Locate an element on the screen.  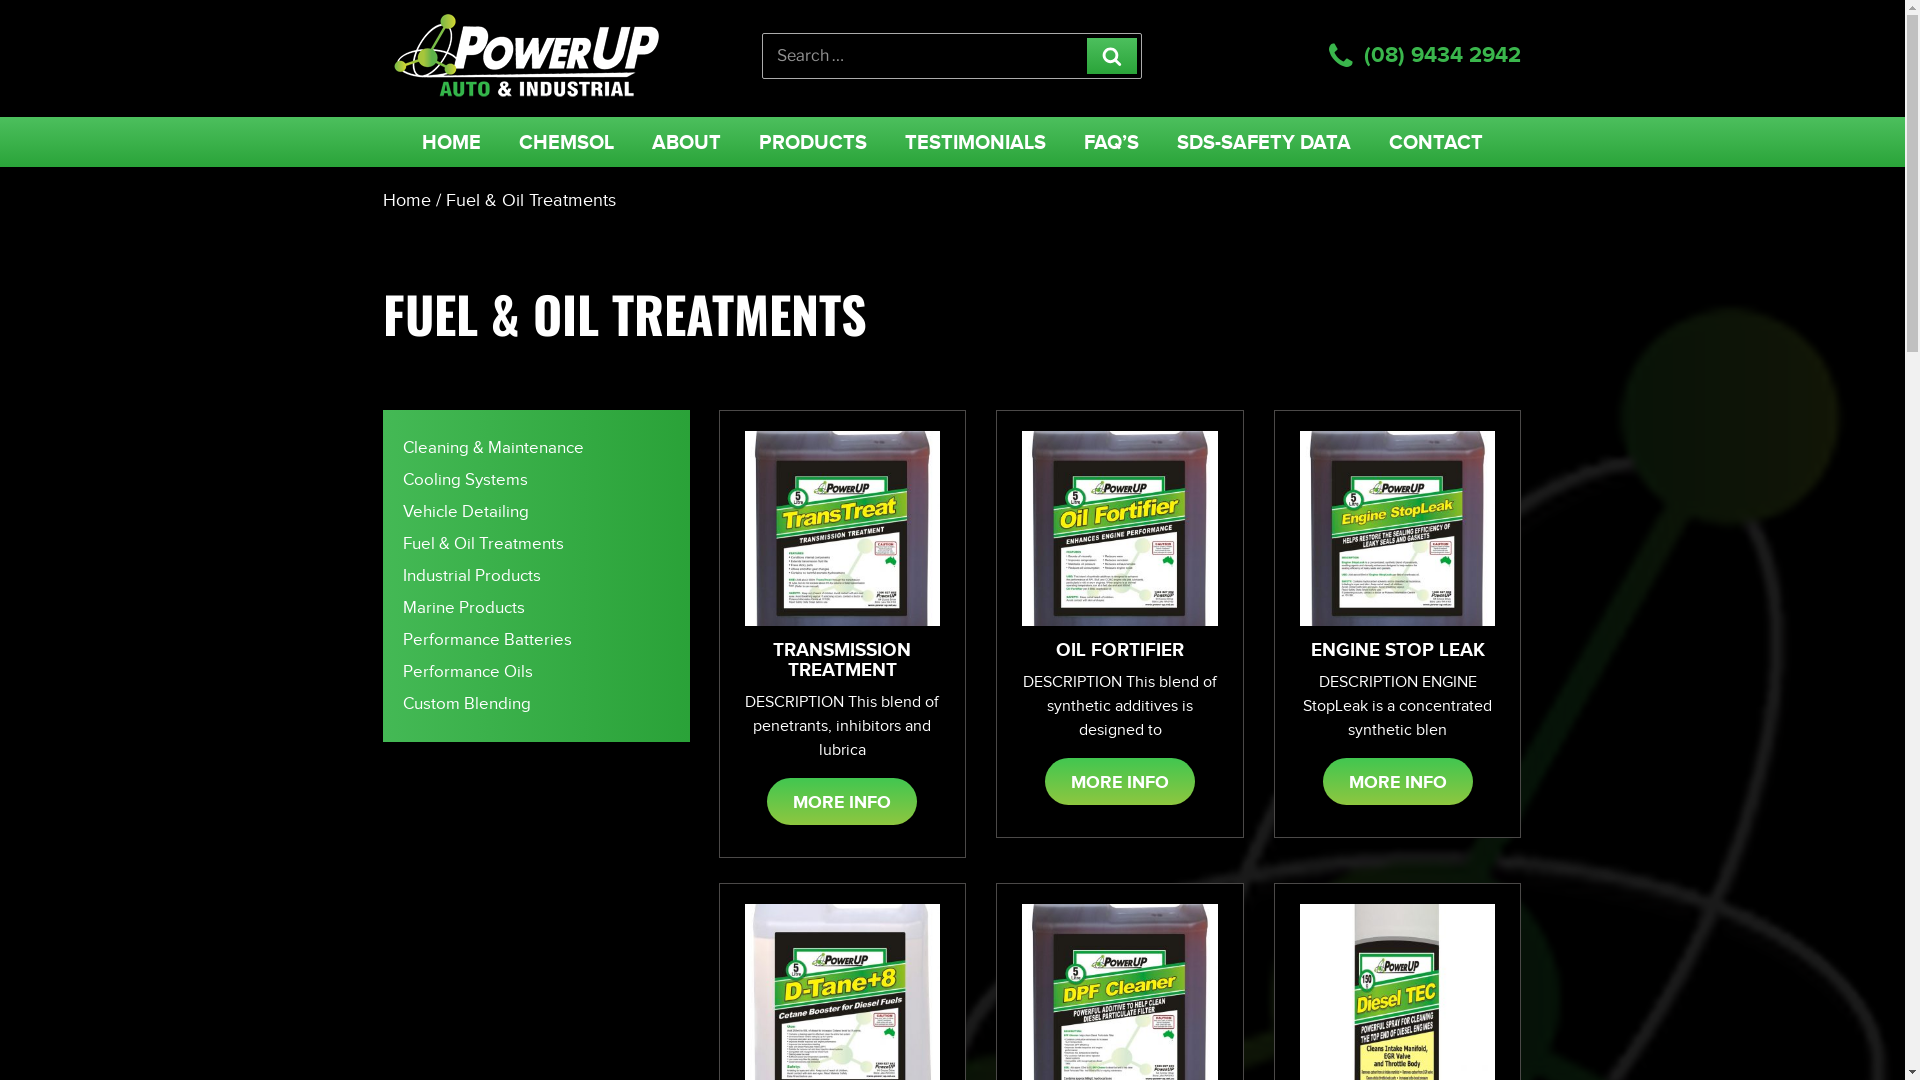
'Search' is located at coordinates (1111, 55).